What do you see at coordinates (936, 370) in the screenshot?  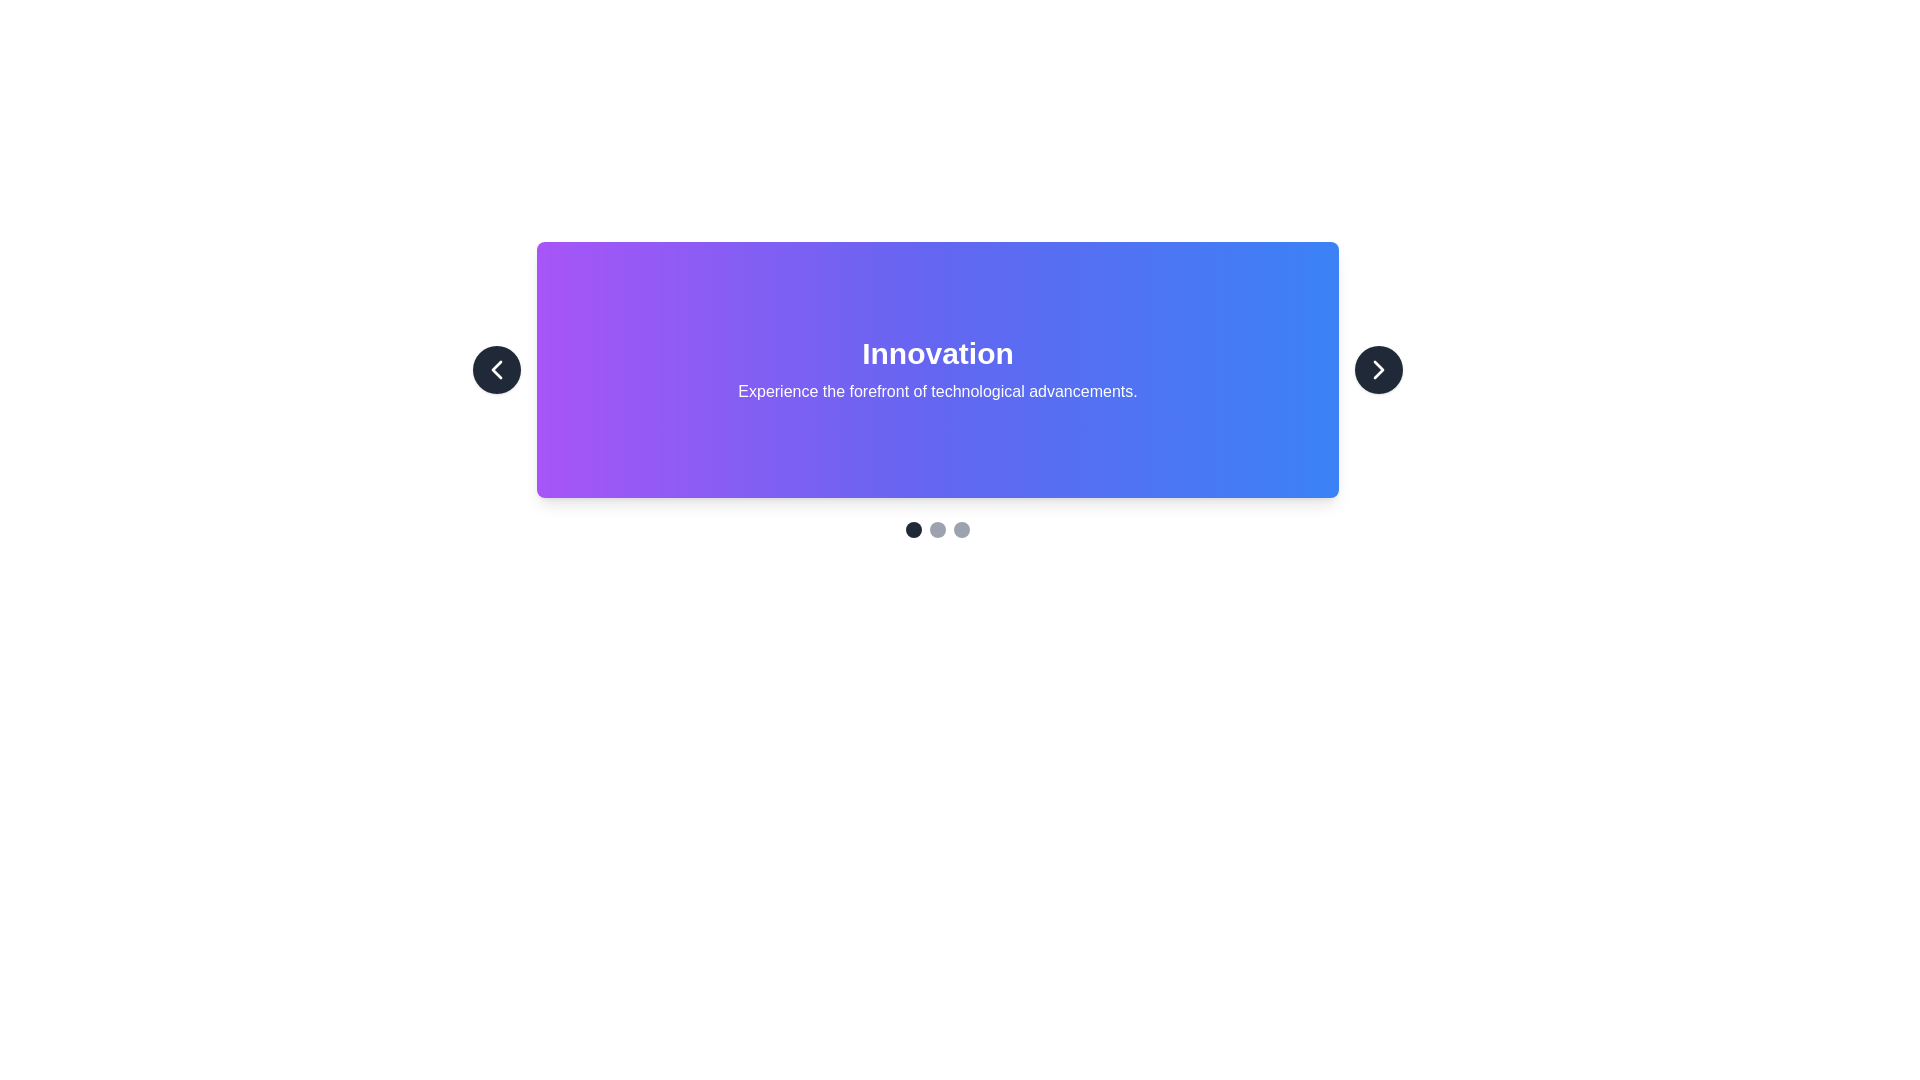 I see `the Feature highlight section, which emphasizes technological innovation and advancements, located centrally between the navigation arrows` at bounding box center [936, 370].